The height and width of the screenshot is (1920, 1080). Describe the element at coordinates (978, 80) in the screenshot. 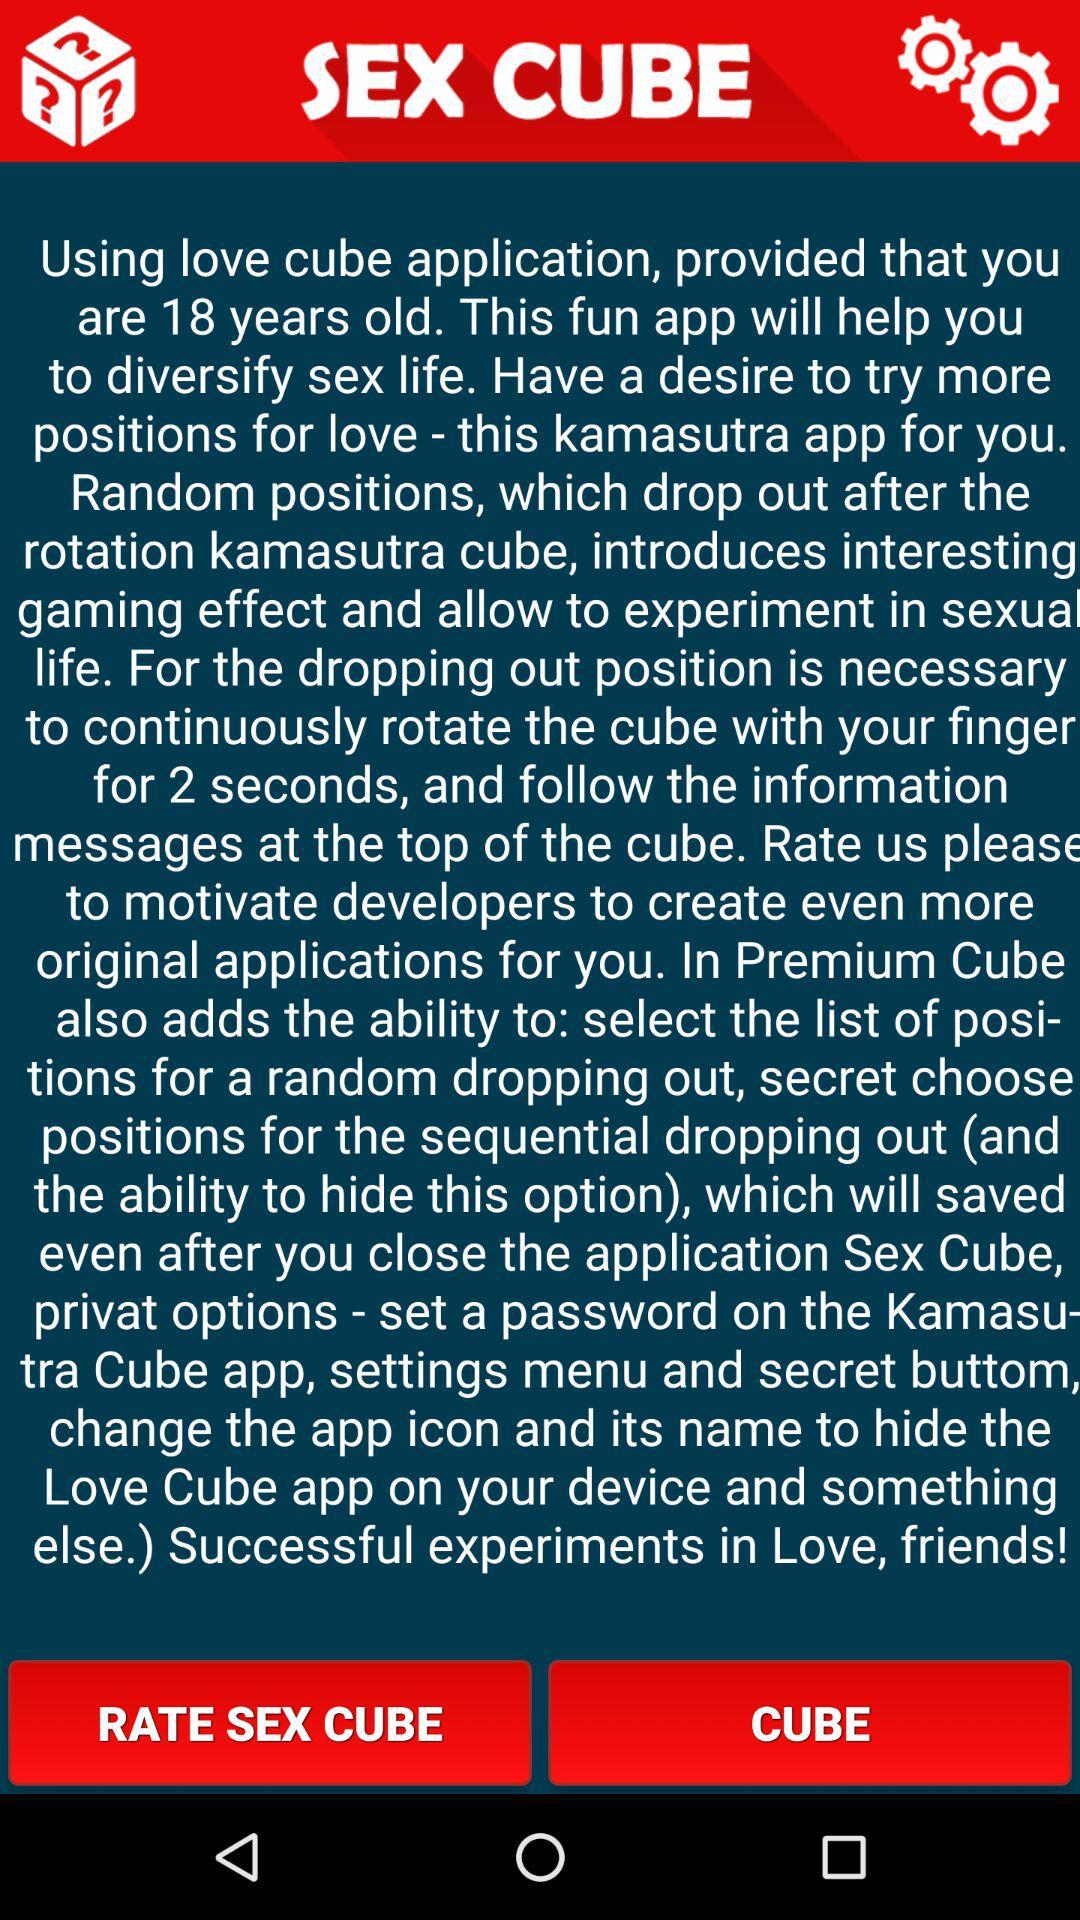

I see `settings option` at that location.